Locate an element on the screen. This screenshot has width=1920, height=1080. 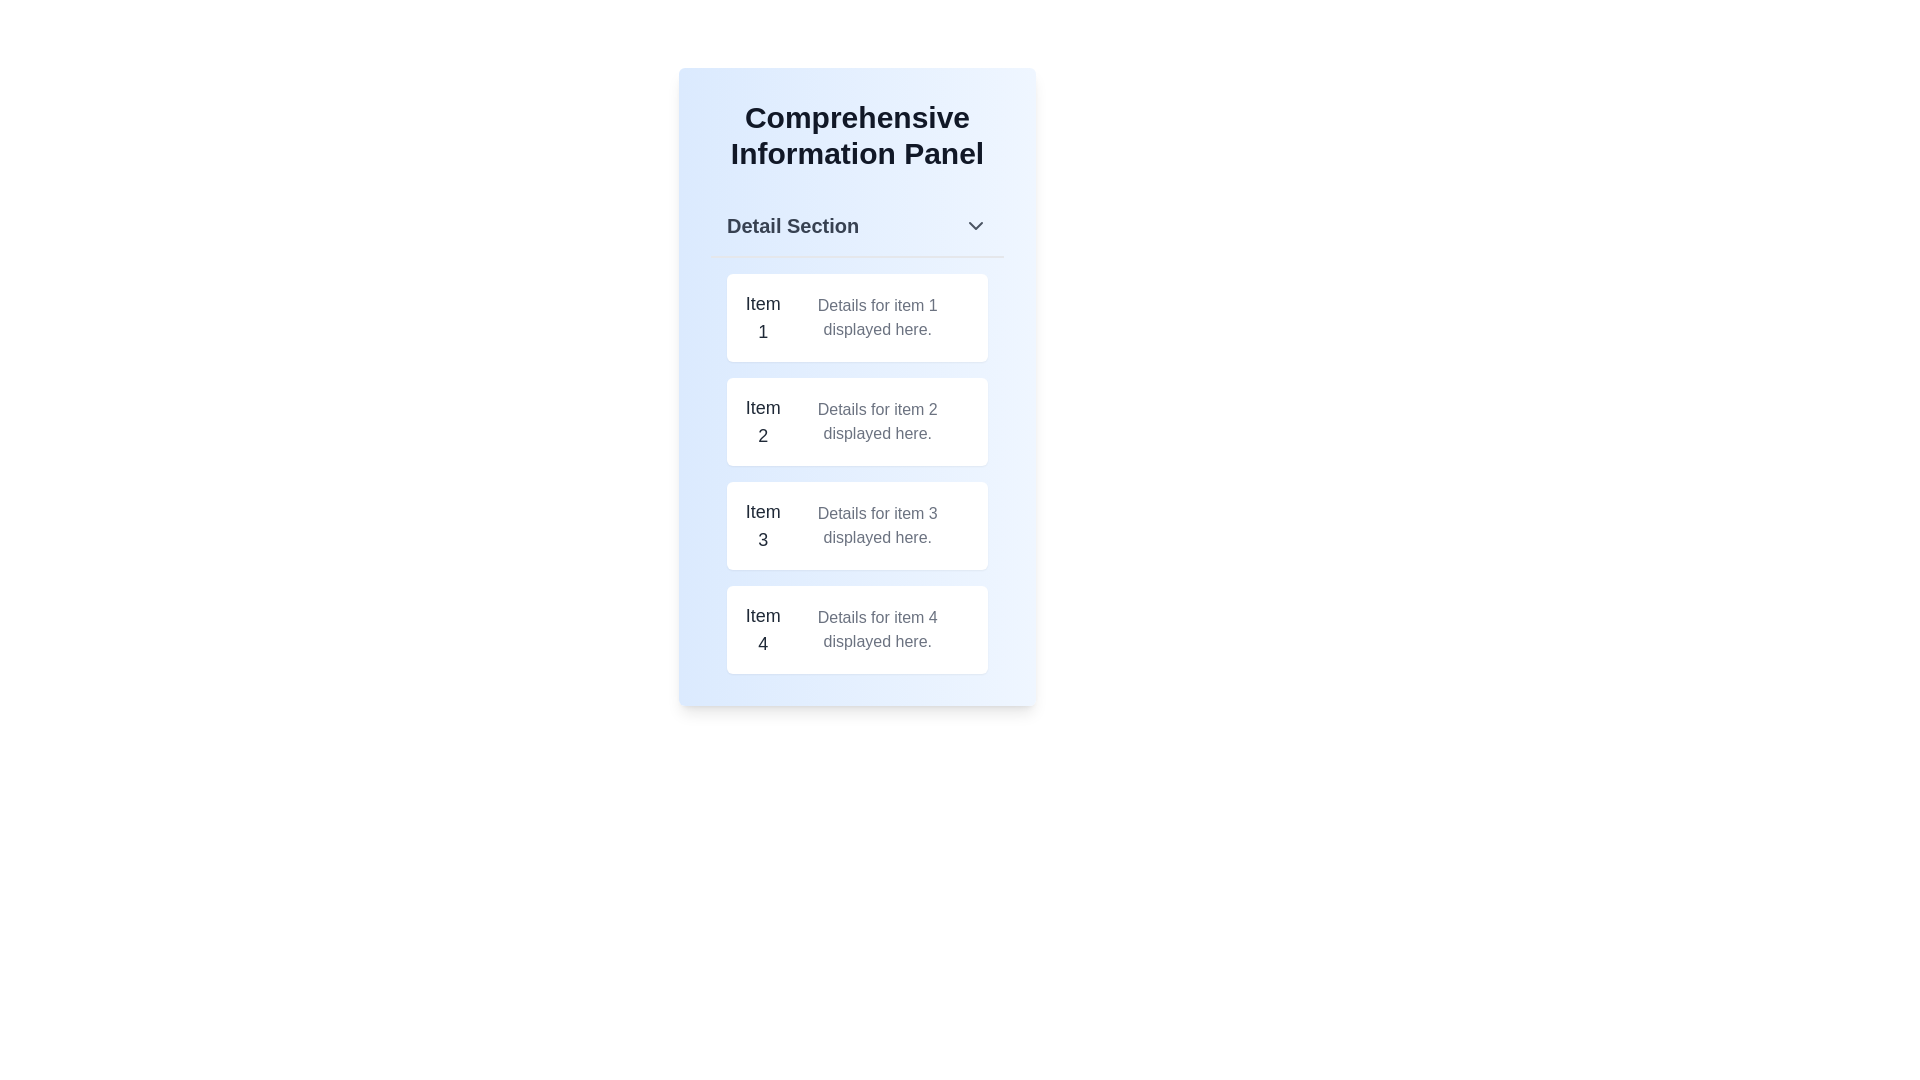
text content of the gray text label displaying 'Details for item 4 displayed here.', which is located on the right side of the label 'Item 4' in the fourth item row of the list is located at coordinates (877, 628).